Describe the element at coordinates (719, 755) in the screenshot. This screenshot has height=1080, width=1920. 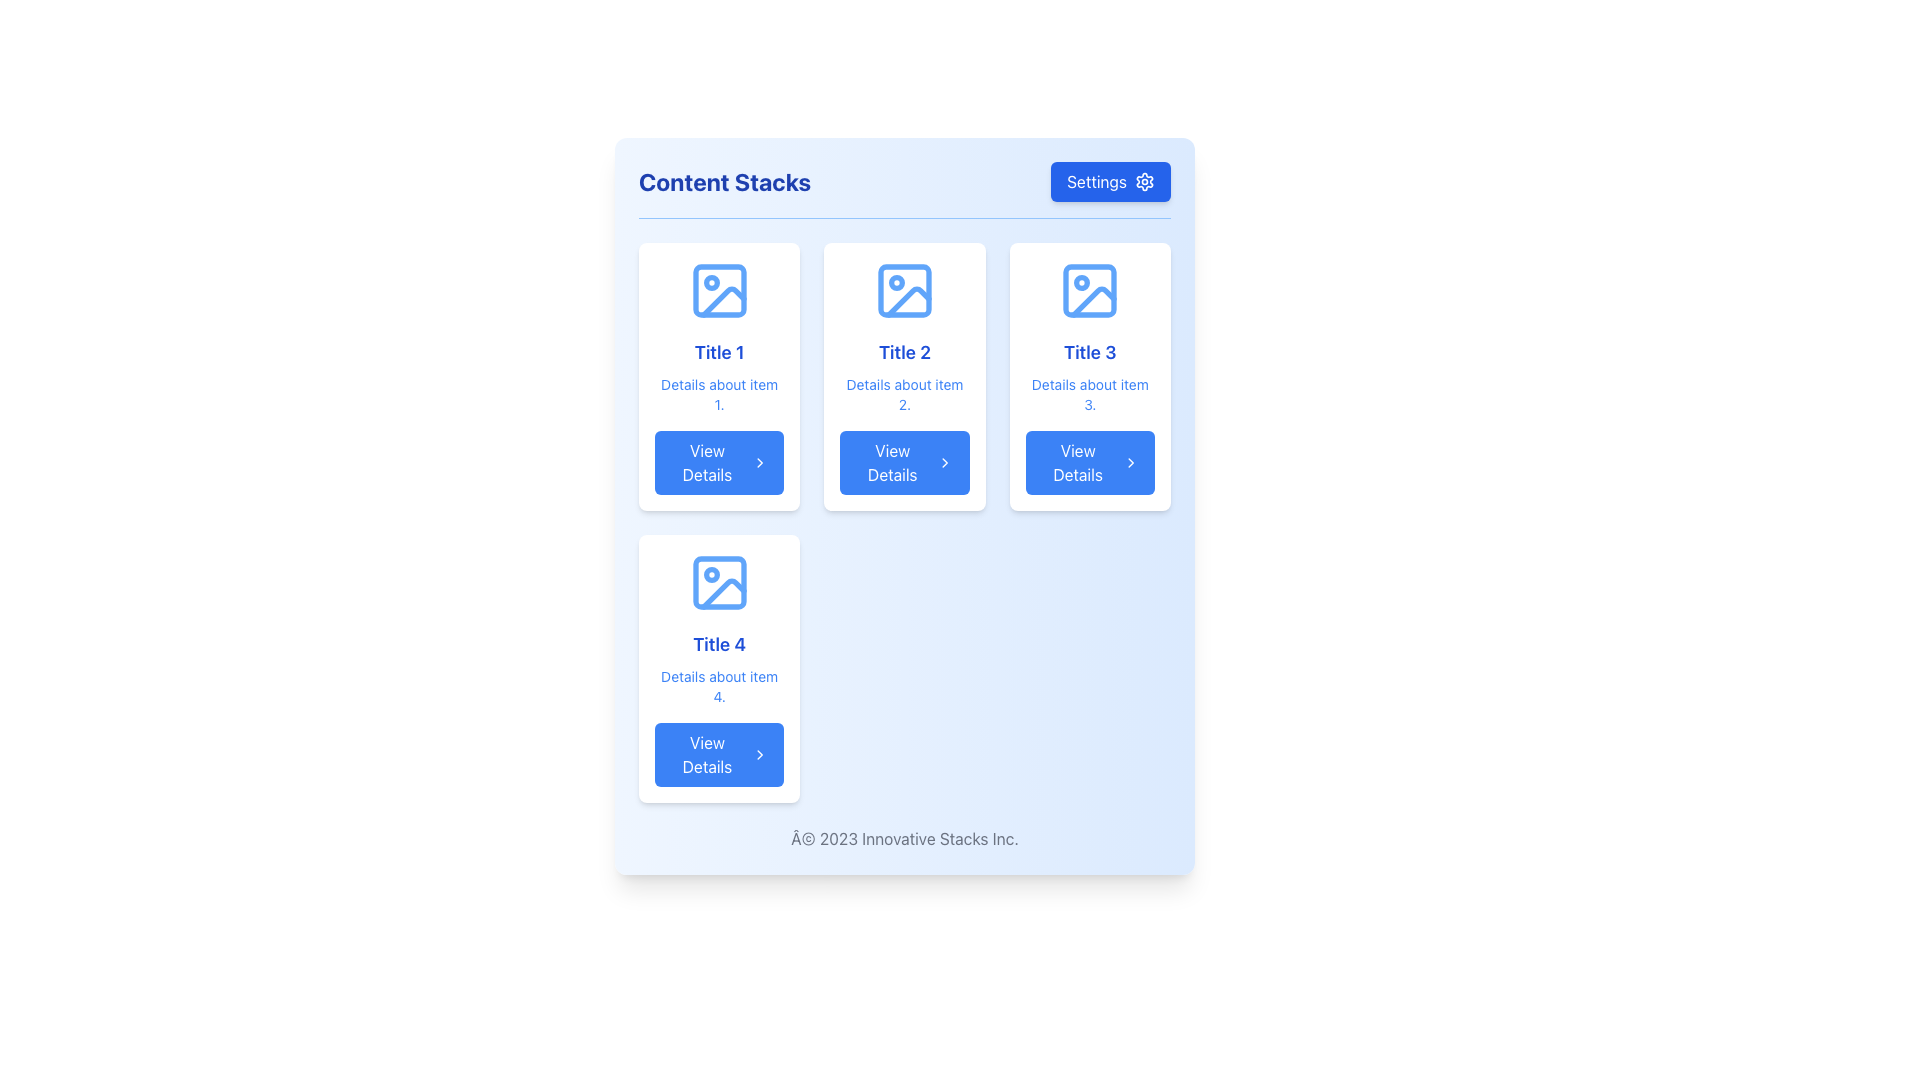
I see `the button located at the bottom section of the card titled 'Title 4'` at that location.